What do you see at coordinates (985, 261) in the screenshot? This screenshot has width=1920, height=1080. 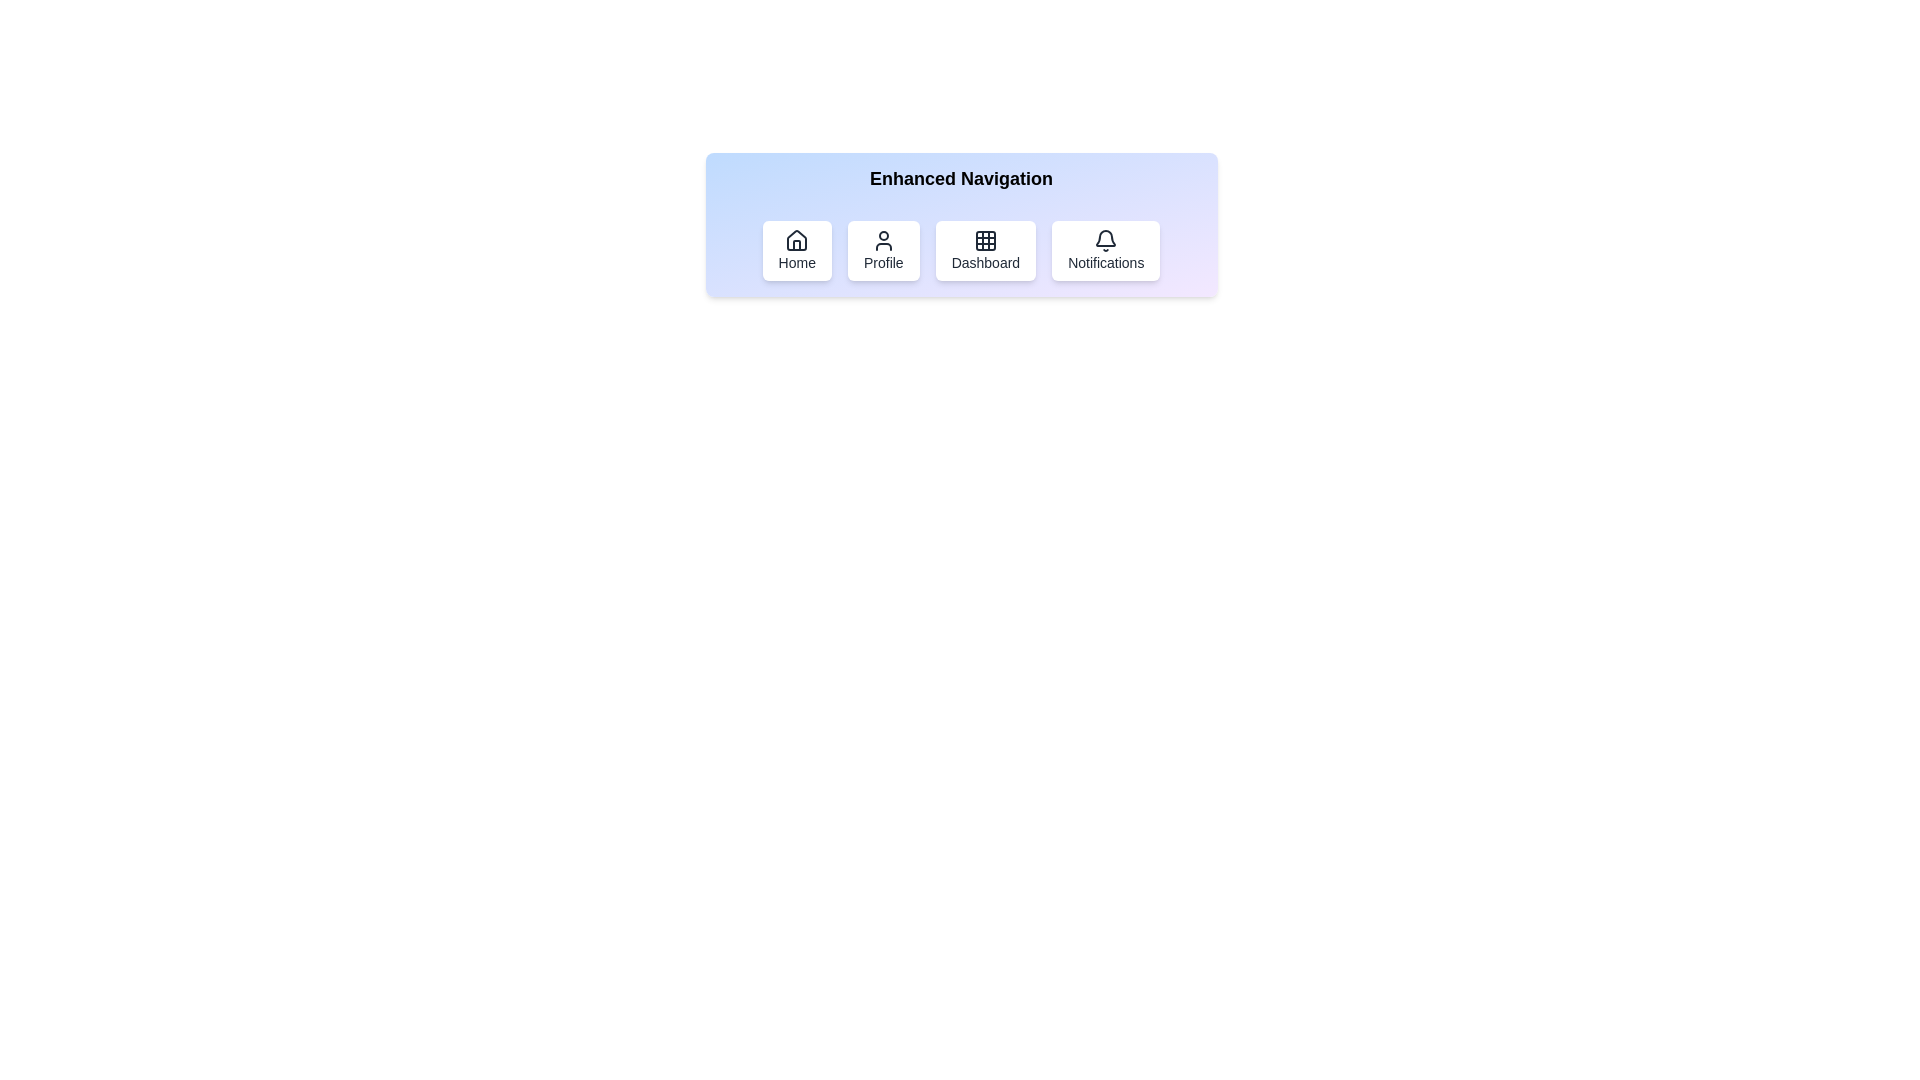 I see `label indicating the 'Dashboard' button, which serves to inform users that clicking it will navigate to the dashboard section` at bounding box center [985, 261].